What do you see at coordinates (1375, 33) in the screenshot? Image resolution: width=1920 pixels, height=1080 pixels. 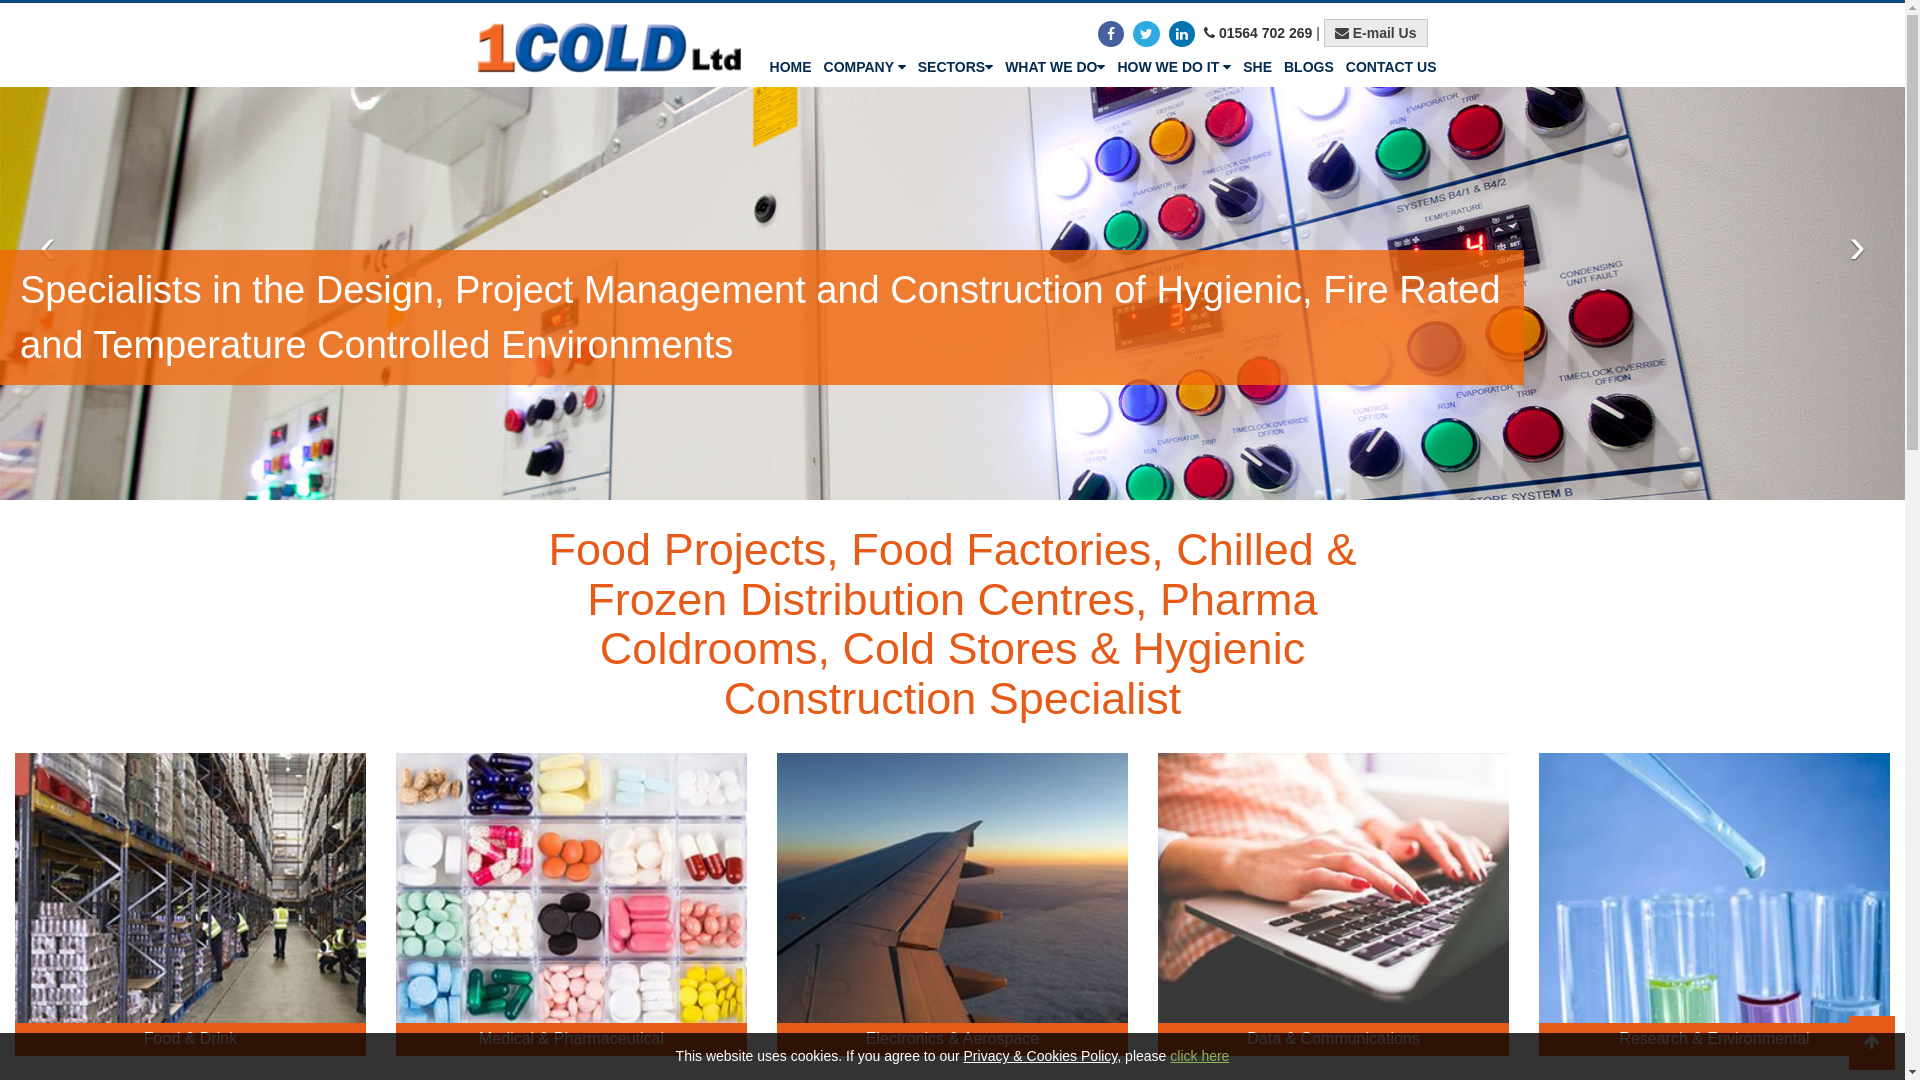 I see `'E-mail Us'` at bounding box center [1375, 33].